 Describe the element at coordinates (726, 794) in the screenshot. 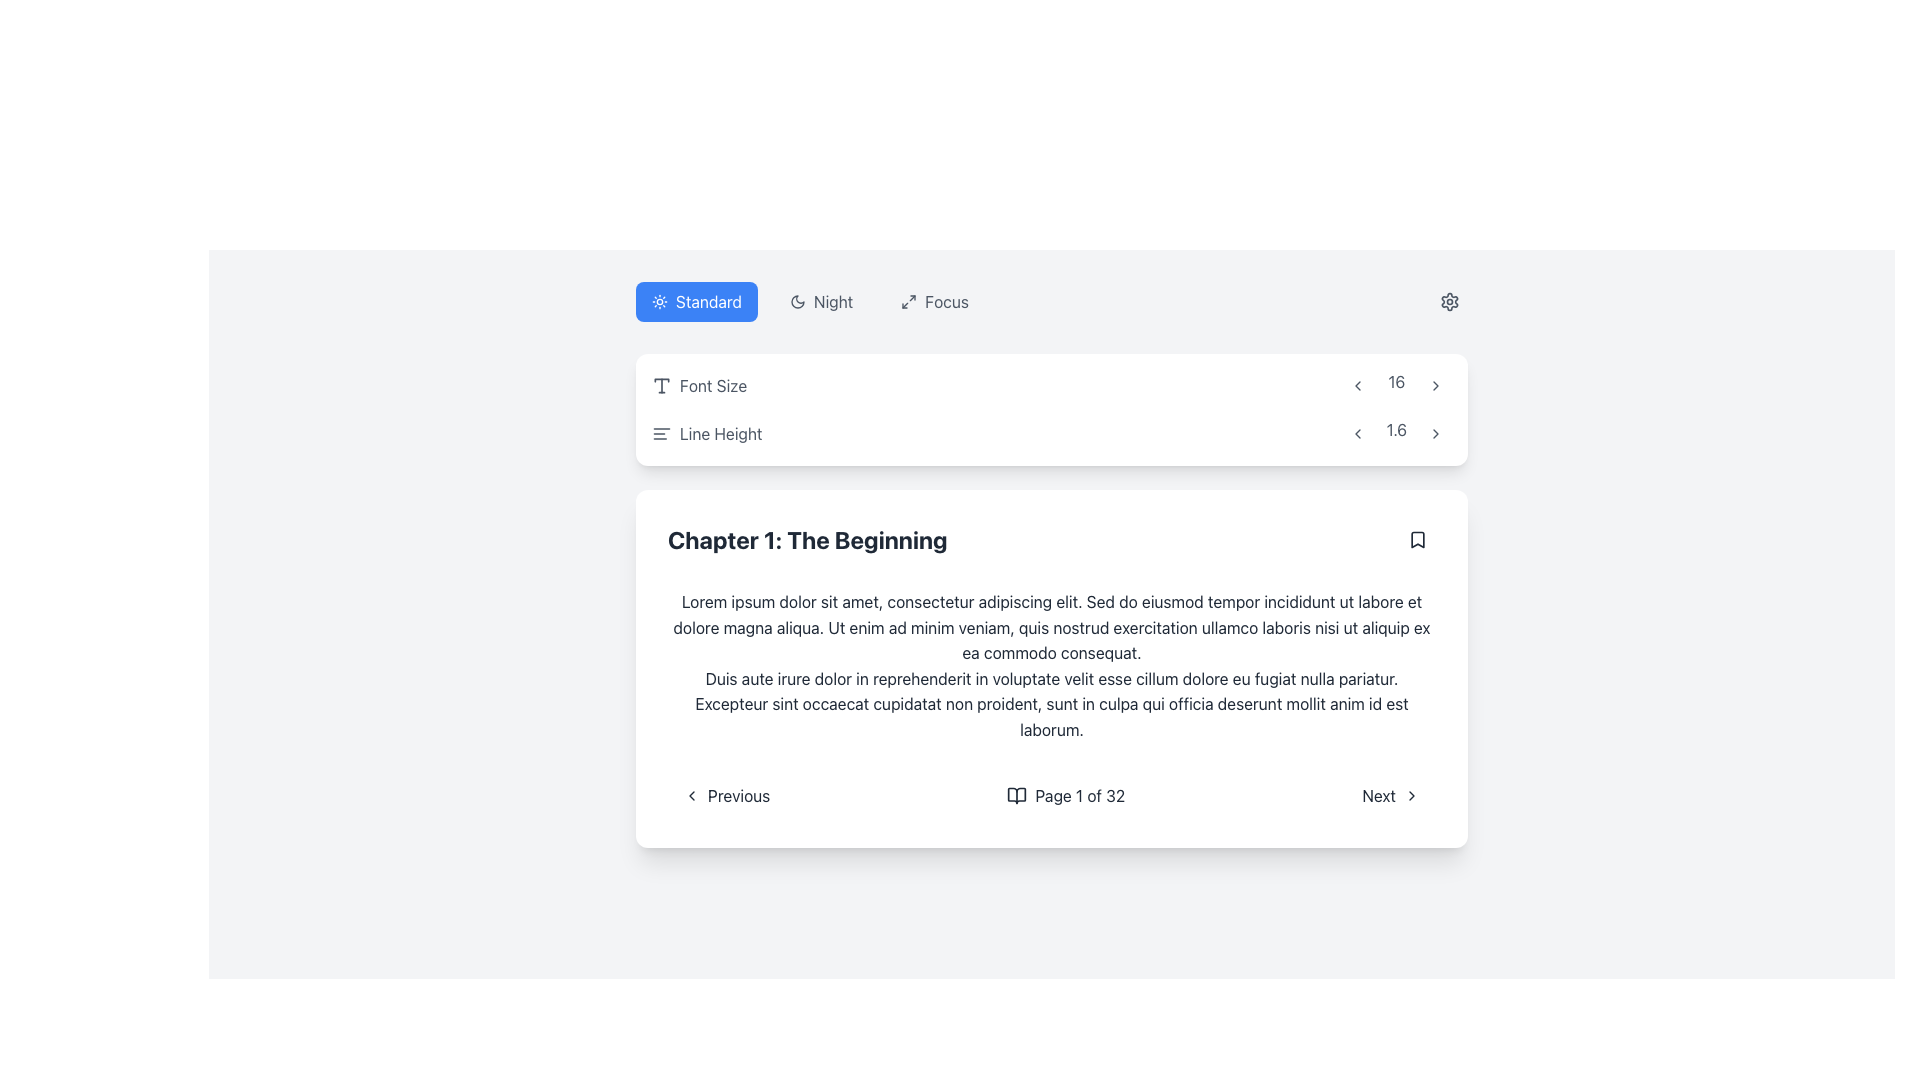

I see `the 'Previous' button, which is a horizontally aligned button with a leftward arrow icon and the text 'Previous'` at that location.